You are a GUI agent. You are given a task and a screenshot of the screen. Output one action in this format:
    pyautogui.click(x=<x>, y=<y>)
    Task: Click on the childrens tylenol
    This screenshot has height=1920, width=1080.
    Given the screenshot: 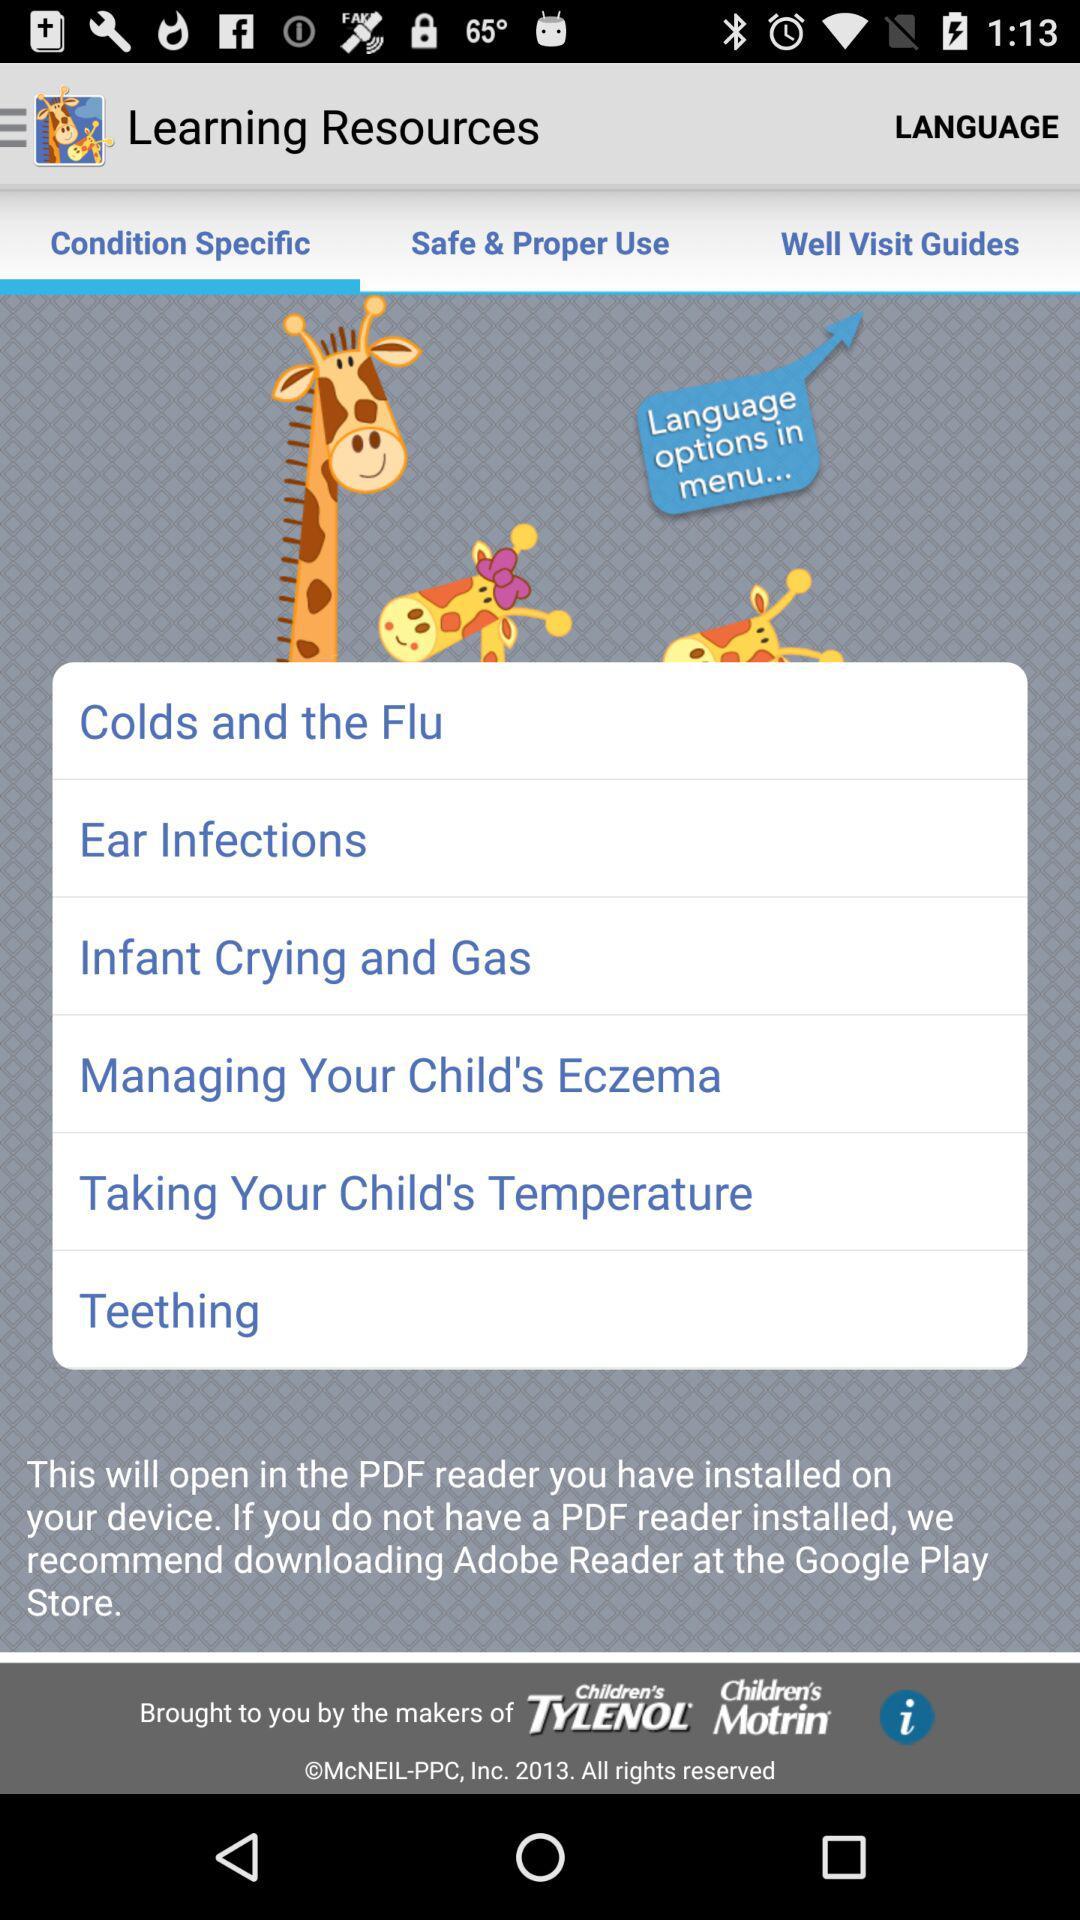 What is the action you would take?
    pyautogui.click(x=609, y=1711)
    